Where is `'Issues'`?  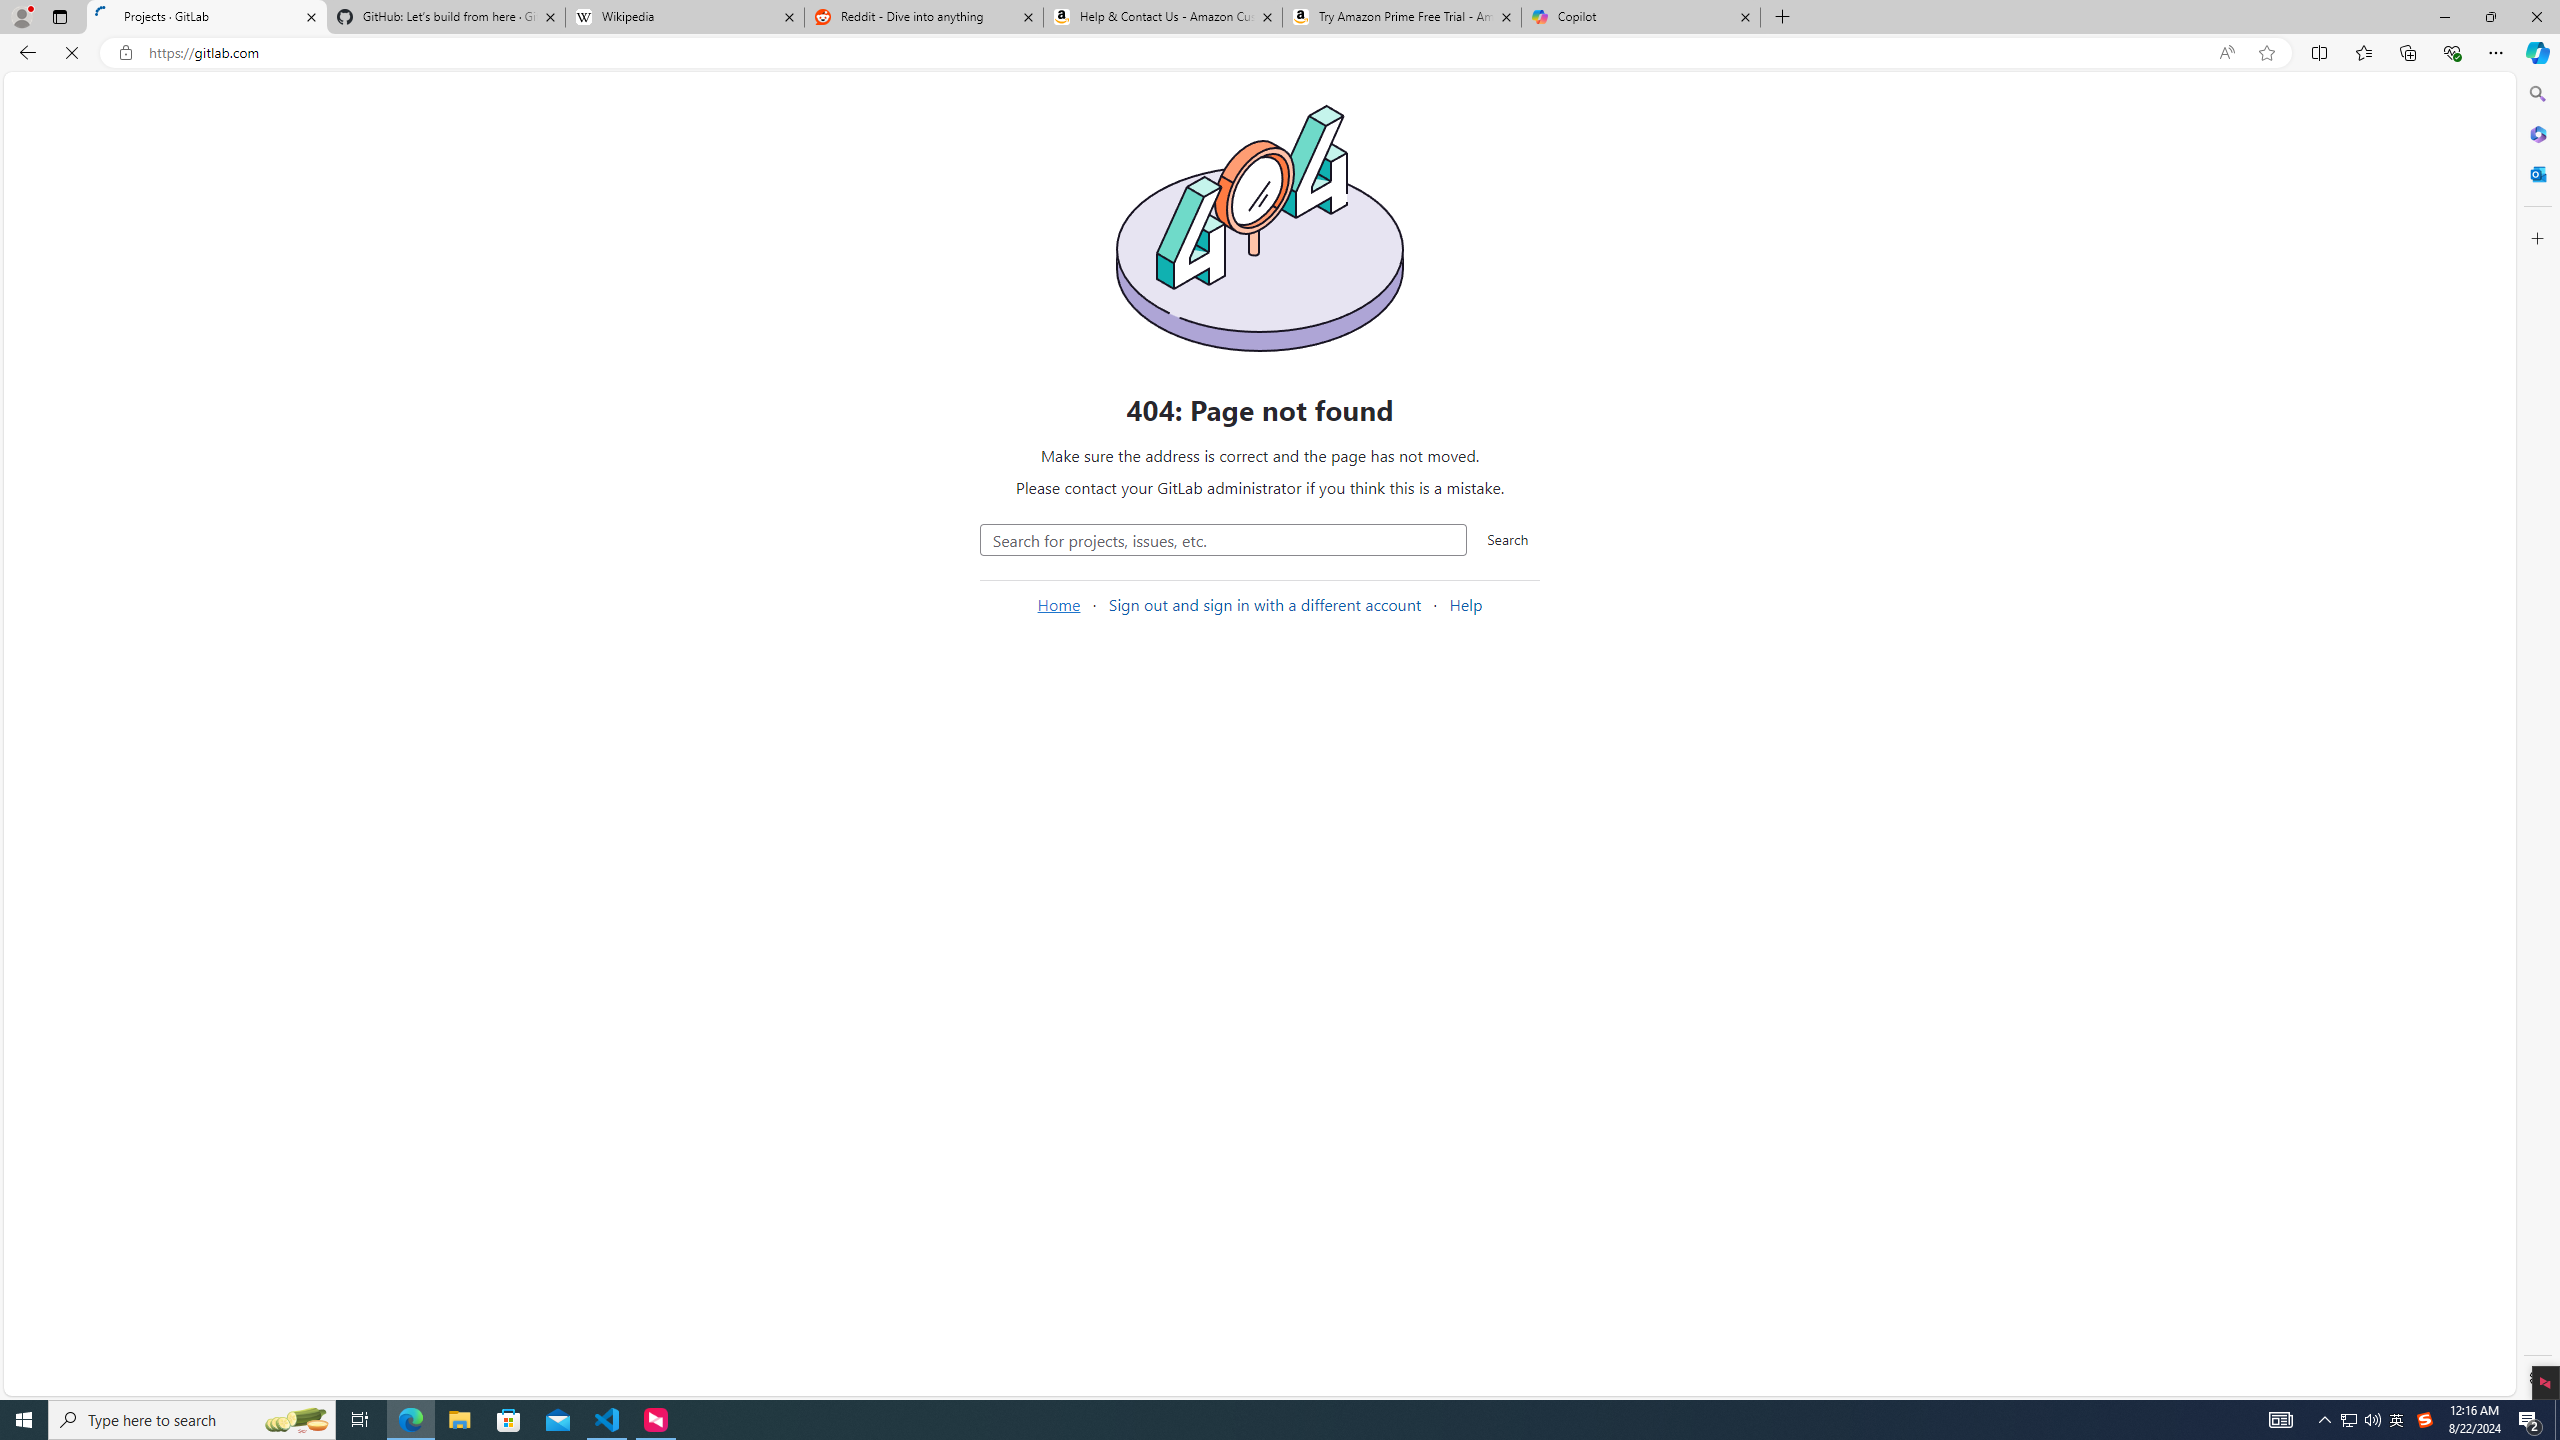 'Issues' is located at coordinates (130, 325).